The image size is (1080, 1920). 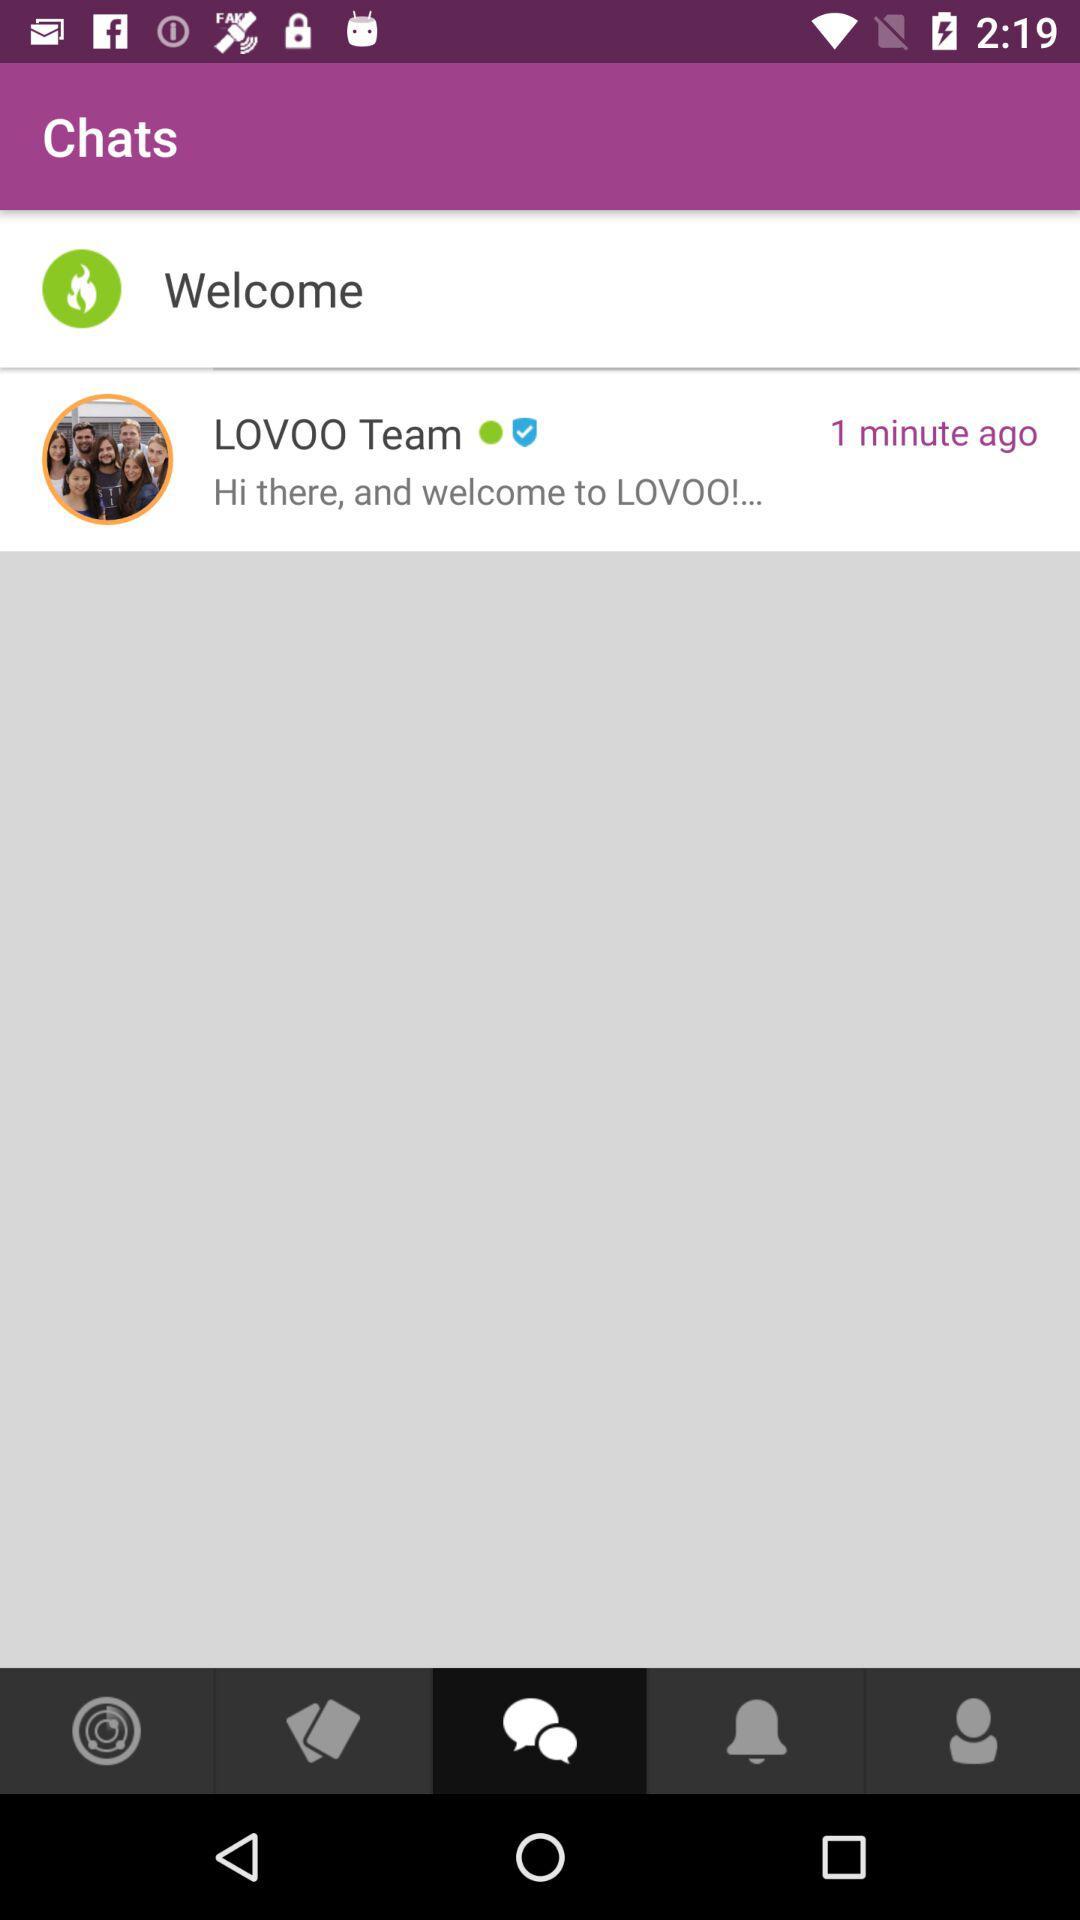 I want to click on see lovoo team info, so click(x=107, y=458).